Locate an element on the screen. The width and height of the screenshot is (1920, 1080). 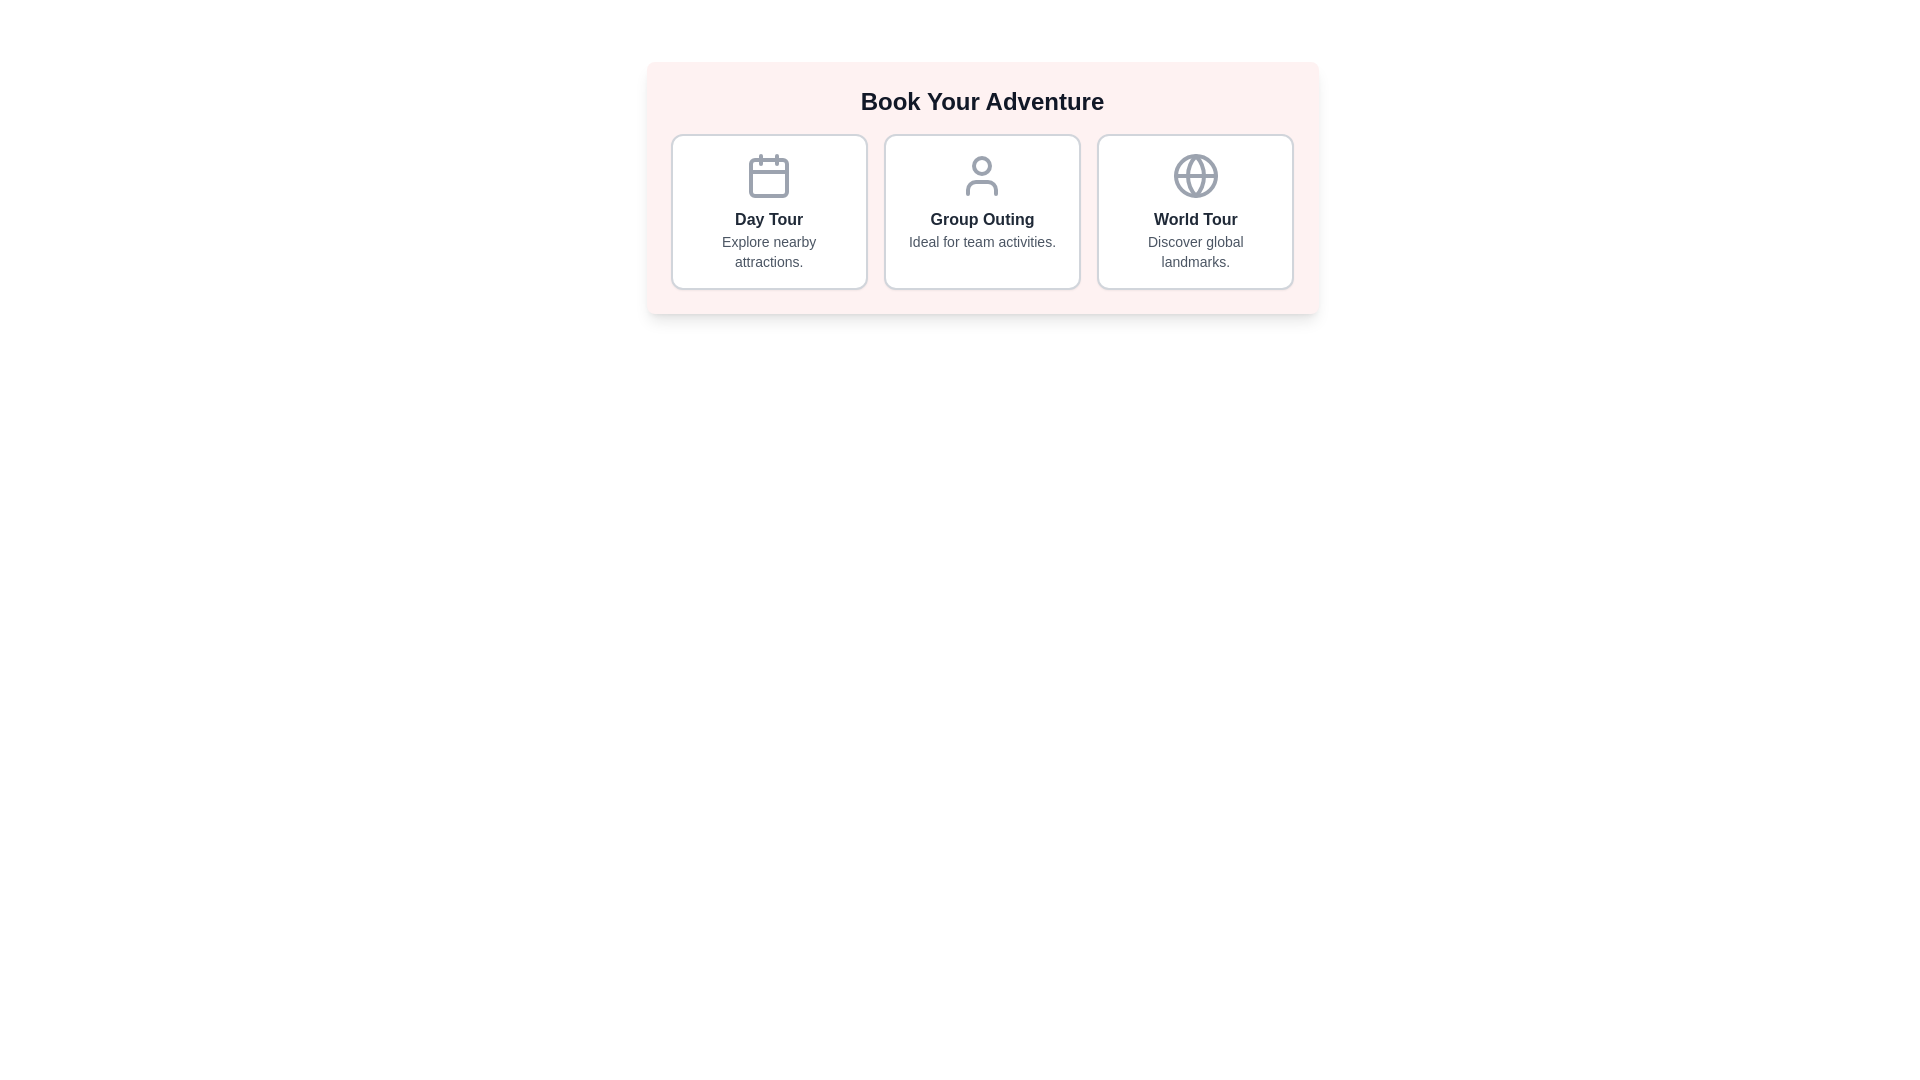
text segment displaying the title 'Day Tour' and the description 'Explore nearby attractions', which is centrally aligned below a calendar icon in the first column of a three-column grid is located at coordinates (768, 238).